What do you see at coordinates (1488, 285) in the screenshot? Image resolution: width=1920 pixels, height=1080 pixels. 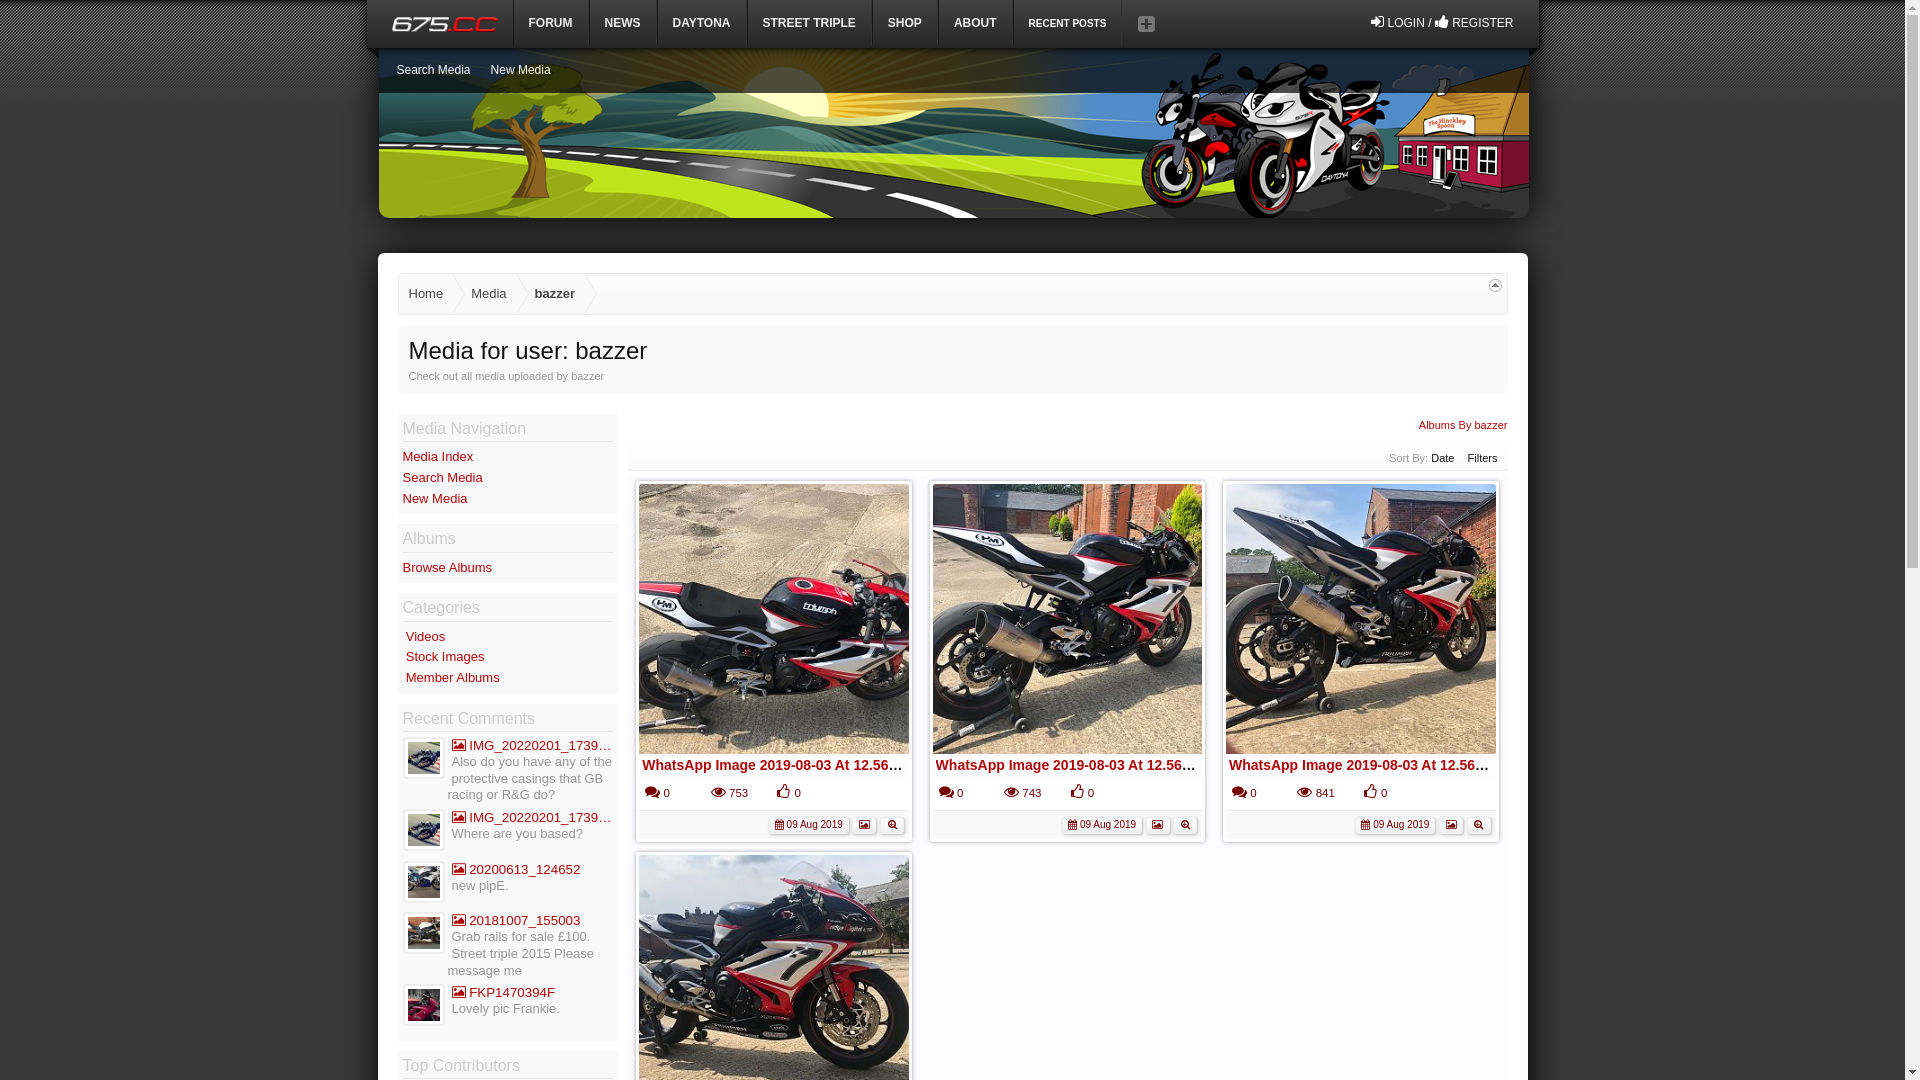 I see `'Open quick navigation'` at bounding box center [1488, 285].